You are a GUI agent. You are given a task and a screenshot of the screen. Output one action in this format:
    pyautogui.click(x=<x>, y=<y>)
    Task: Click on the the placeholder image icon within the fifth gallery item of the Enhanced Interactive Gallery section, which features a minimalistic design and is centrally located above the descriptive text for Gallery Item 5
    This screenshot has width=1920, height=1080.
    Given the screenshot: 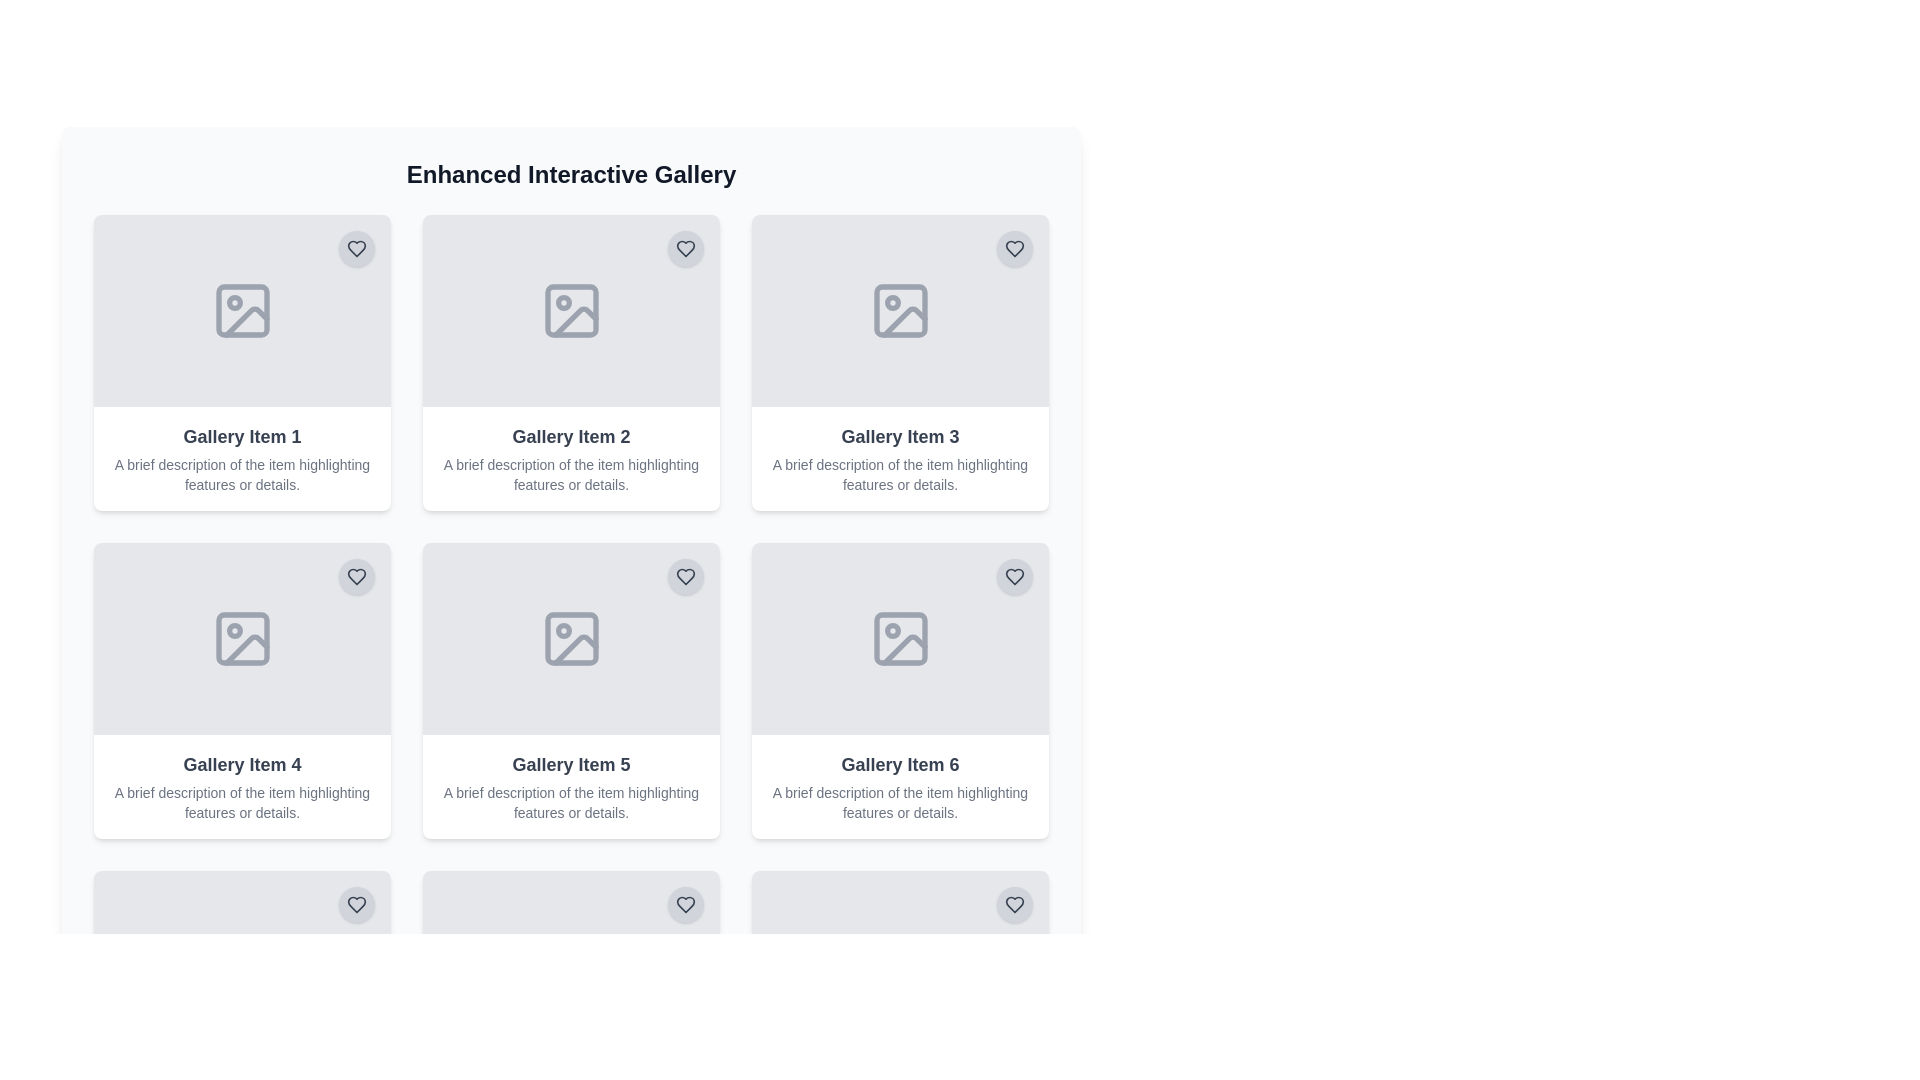 What is the action you would take?
    pyautogui.click(x=570, y=639)
    